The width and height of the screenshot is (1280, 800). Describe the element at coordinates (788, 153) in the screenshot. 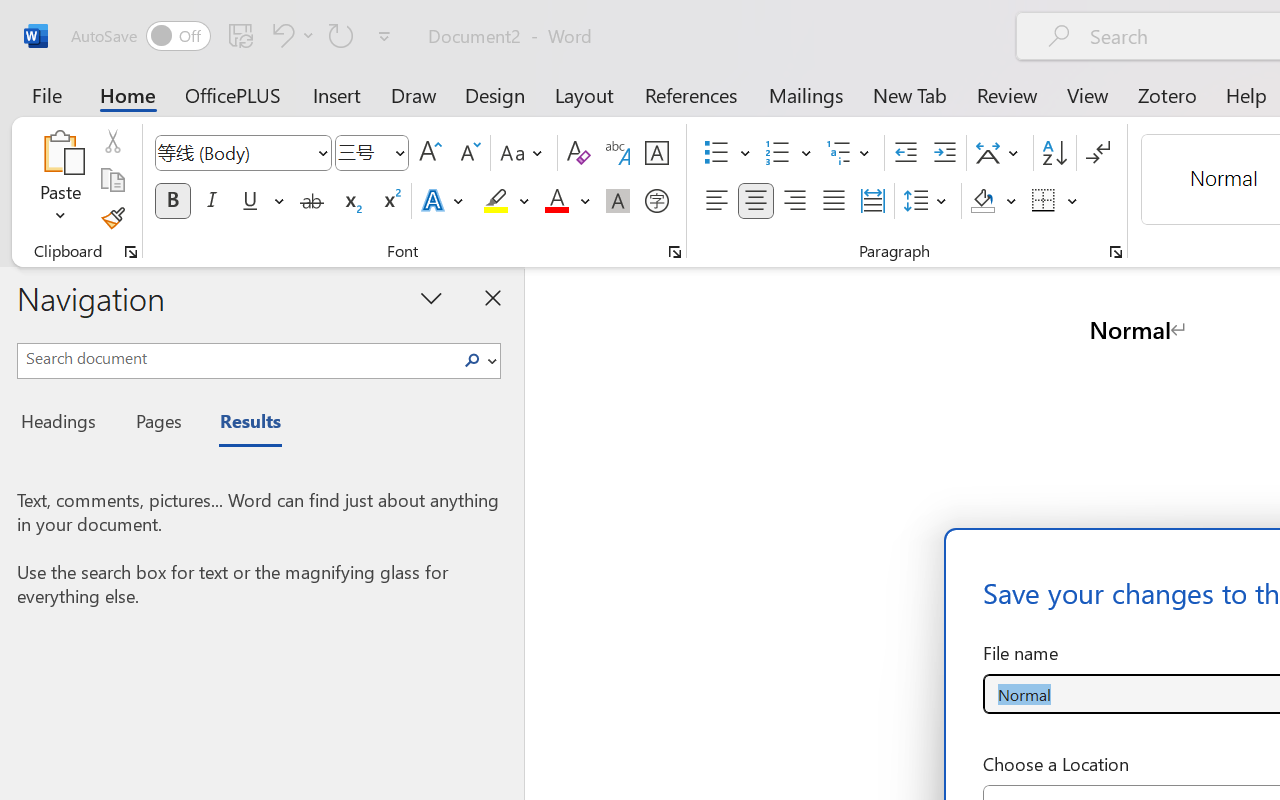

I see `'Numbering'` at that location.